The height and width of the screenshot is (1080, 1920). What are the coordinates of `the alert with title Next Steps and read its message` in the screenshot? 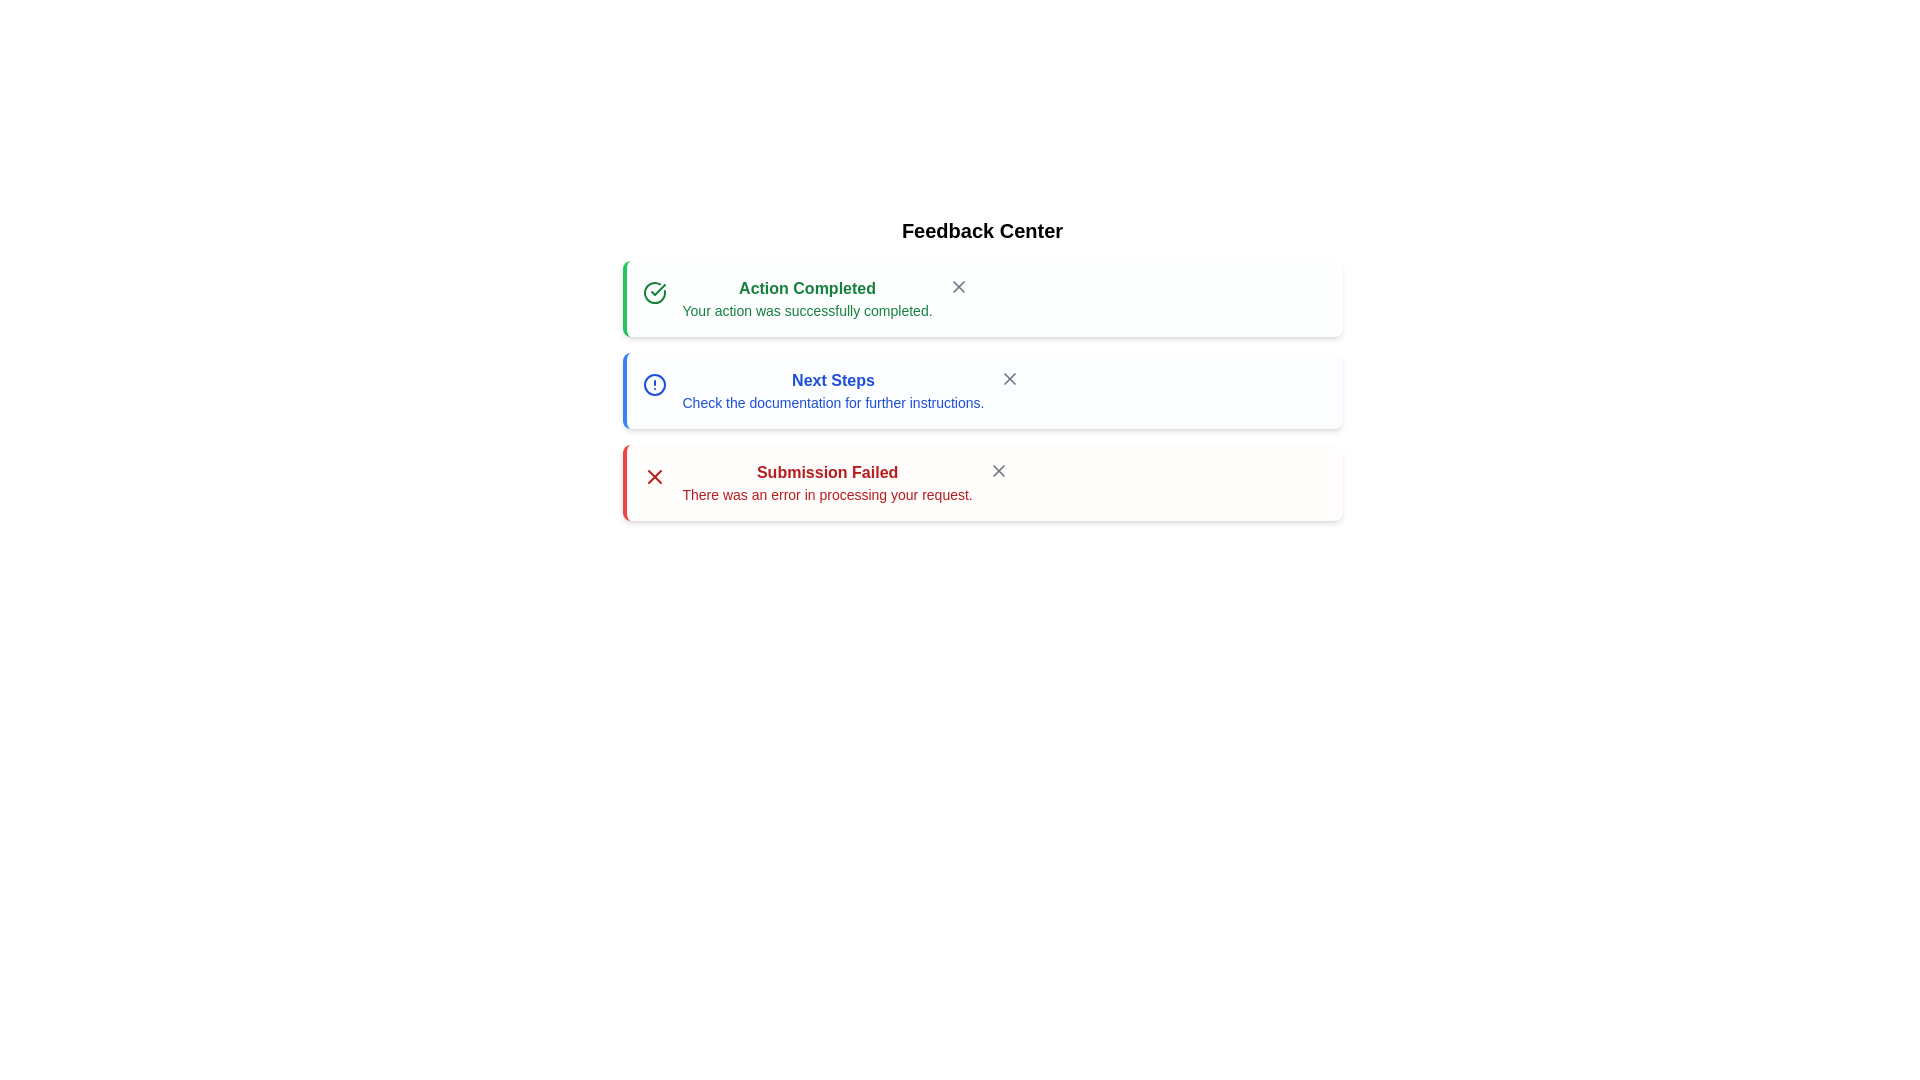 It's located at (982, 390).